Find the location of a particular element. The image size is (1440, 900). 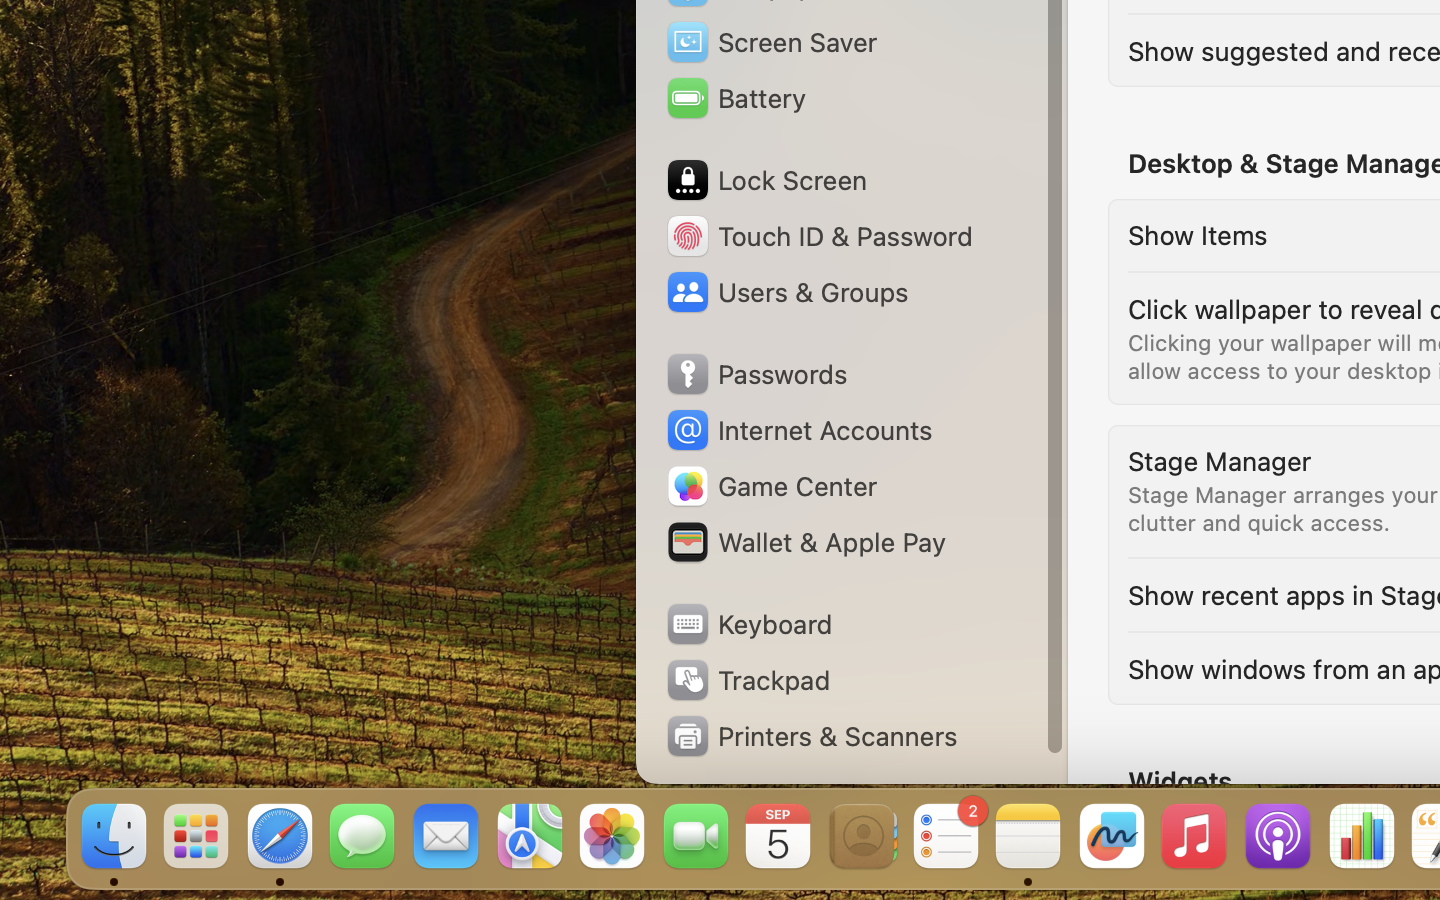

'Lock Screen' is located at coordinates (764, 180).